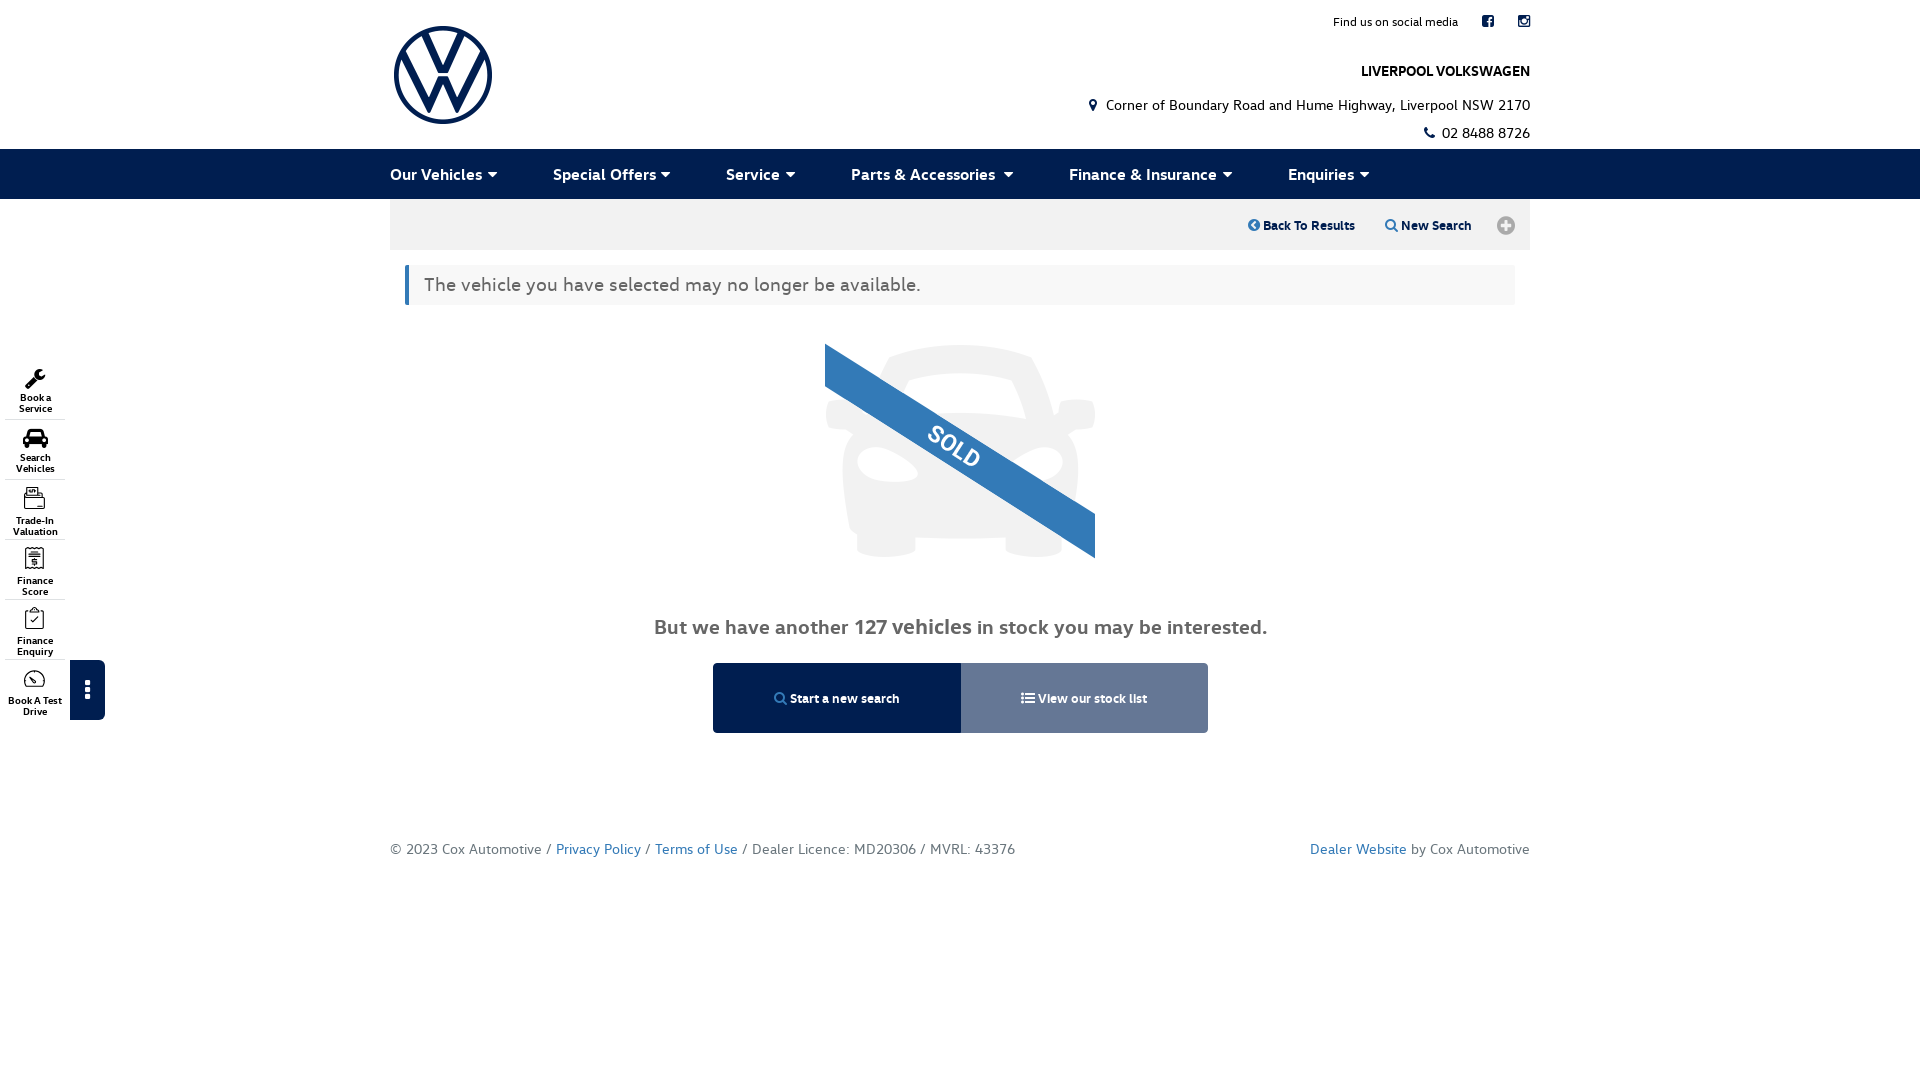 This screenshot has width=1920, height=1080. Describe the element at coordinates (34, 451) in the screenshot. I see `'Search Vehicles'` at that location.